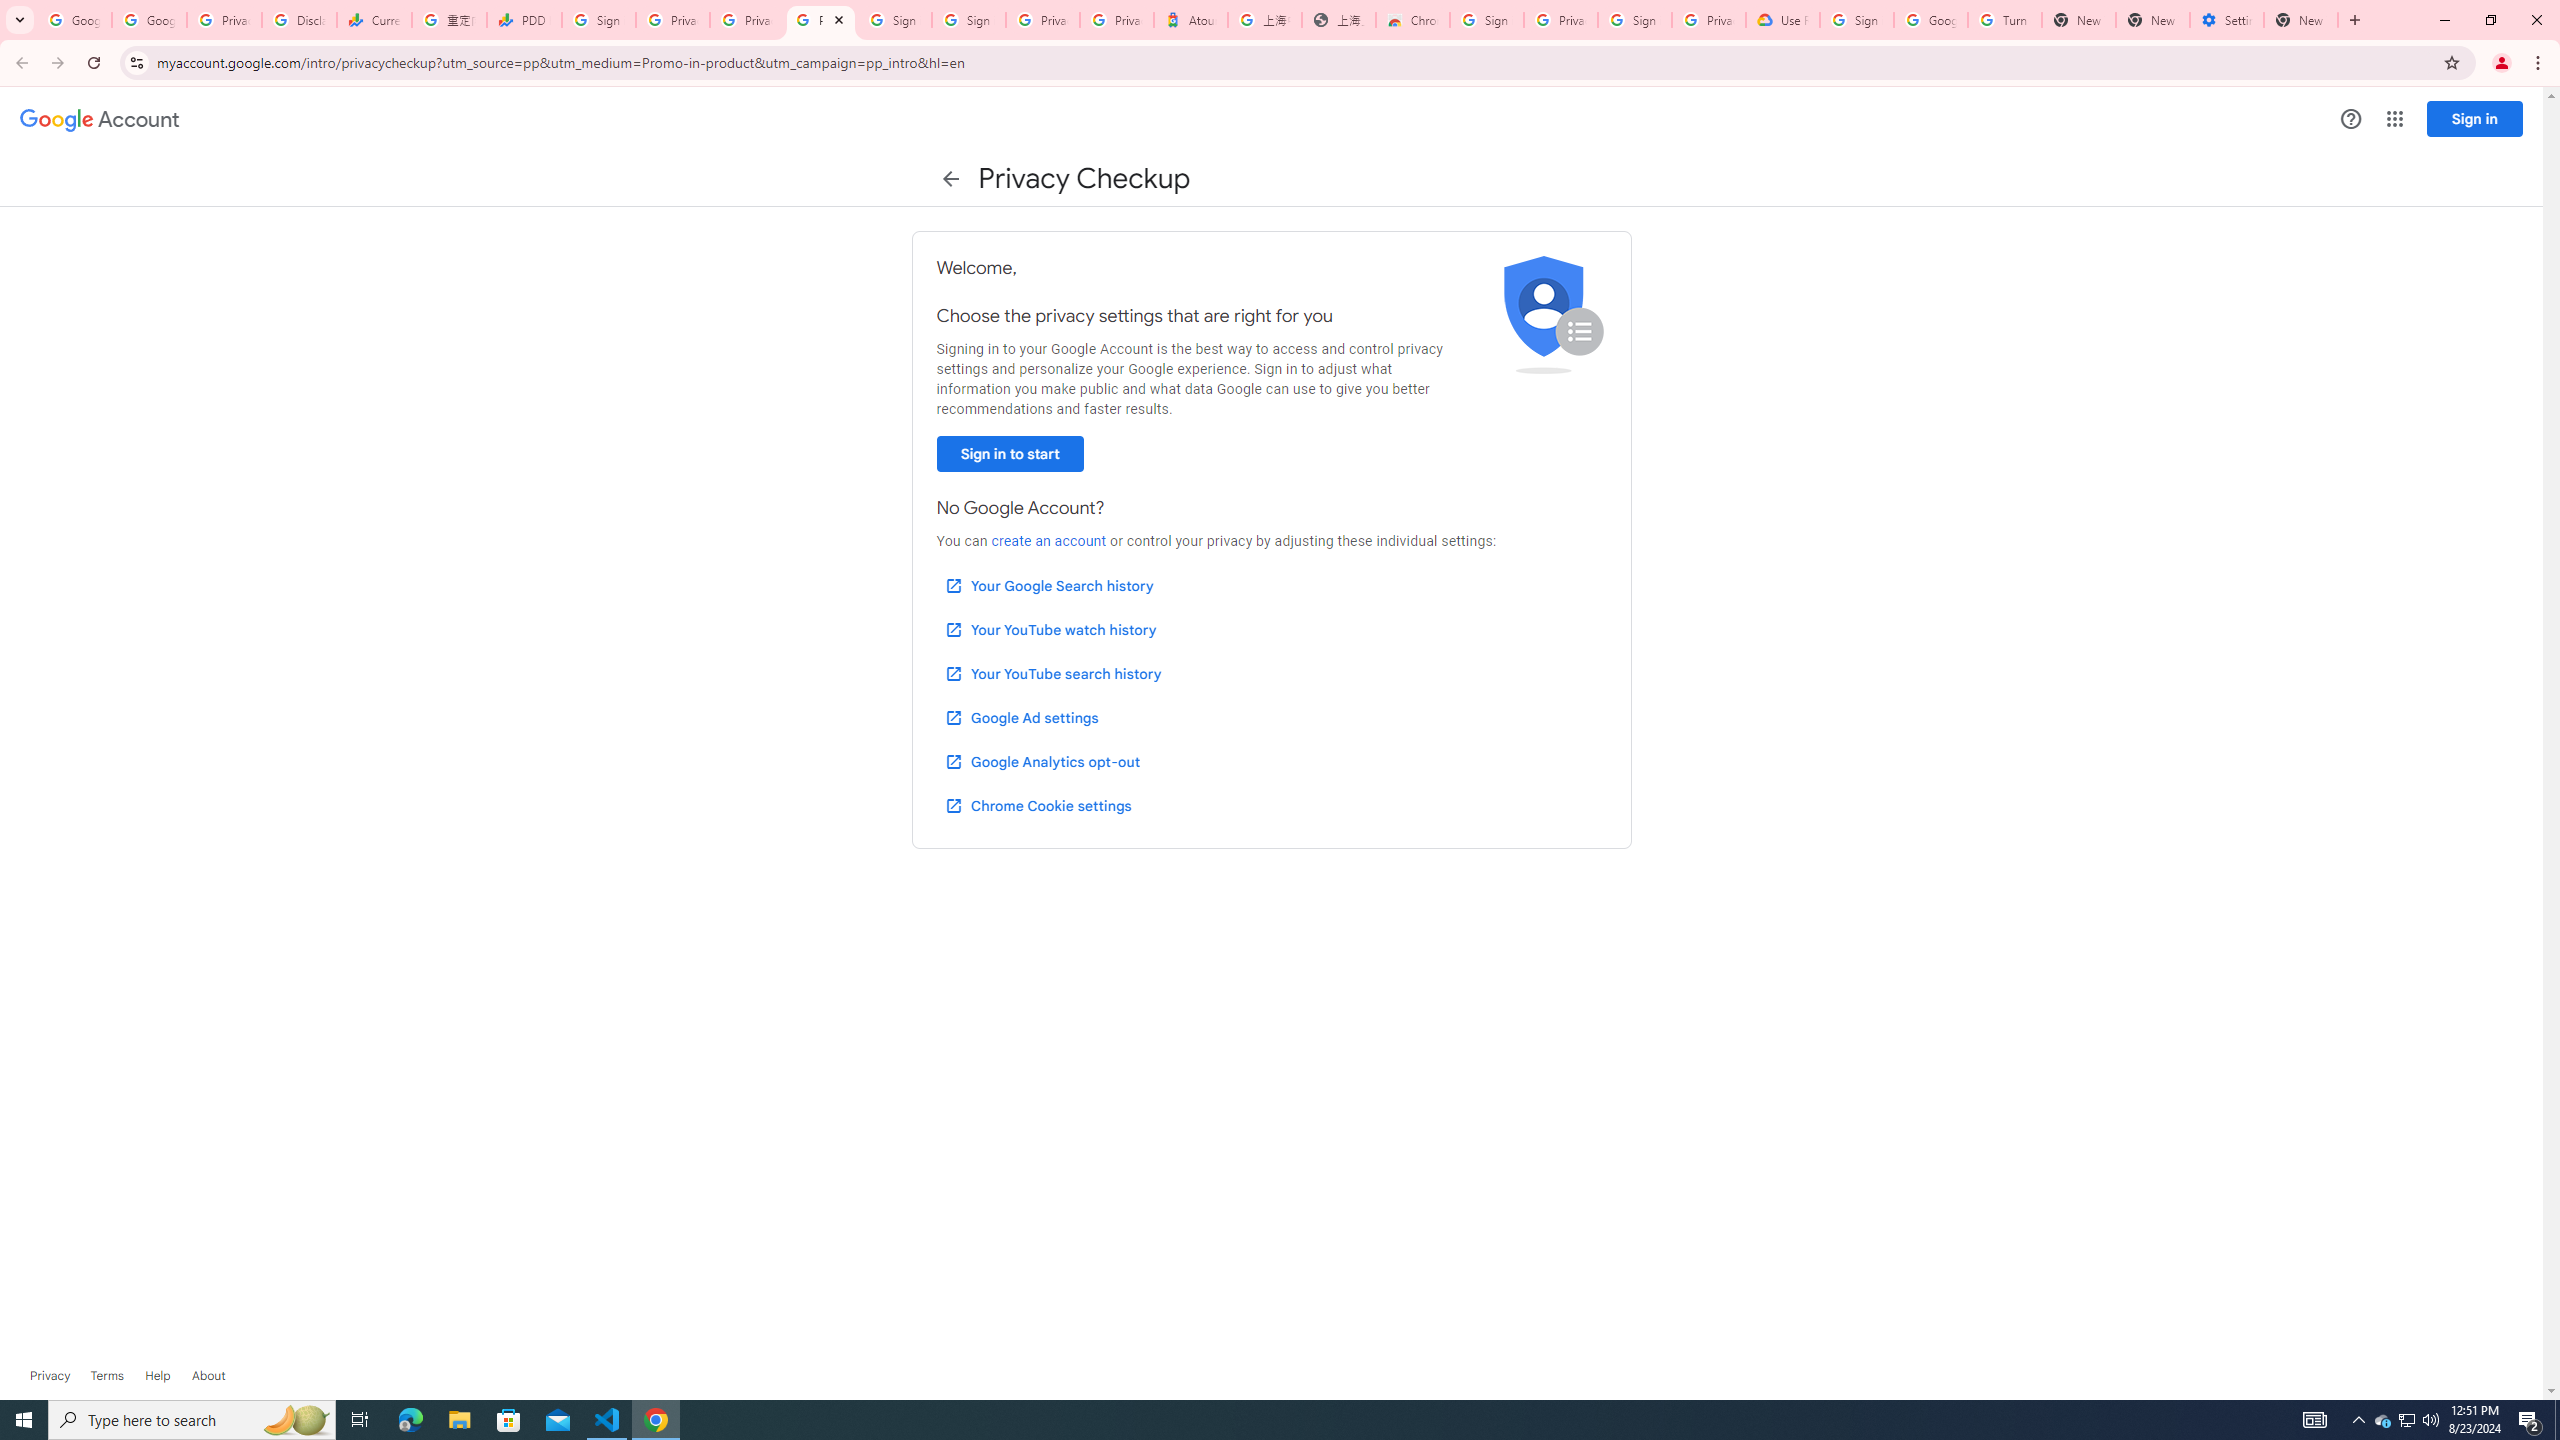 This screenshot has width=2560, height=1440. What do you see at coordinates (523, 19) in the screenshot?
I see `'PDD Holdings Inc - ADR (PDD) Price & News - Google Finance'` at bounding box center [523, 19].